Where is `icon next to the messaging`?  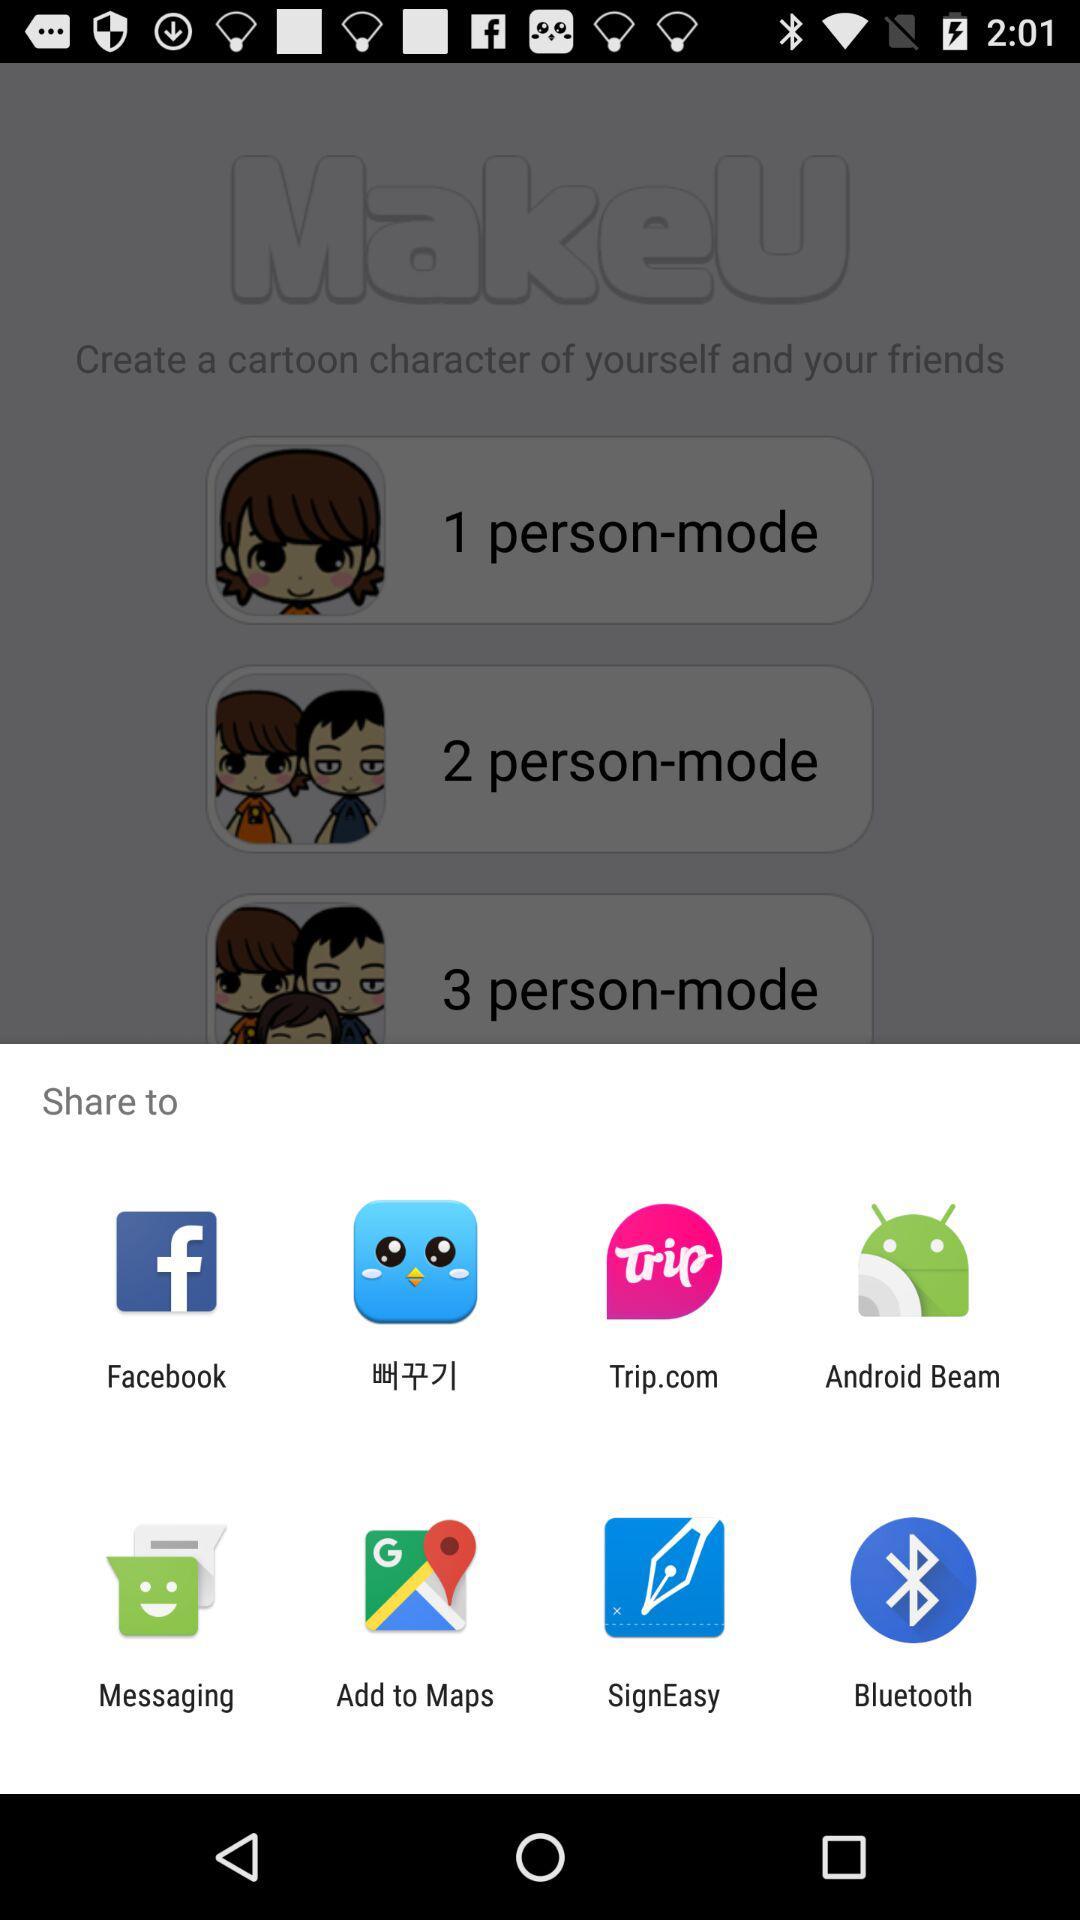 icon next to the messaging is located at coordinates (414, 1711).